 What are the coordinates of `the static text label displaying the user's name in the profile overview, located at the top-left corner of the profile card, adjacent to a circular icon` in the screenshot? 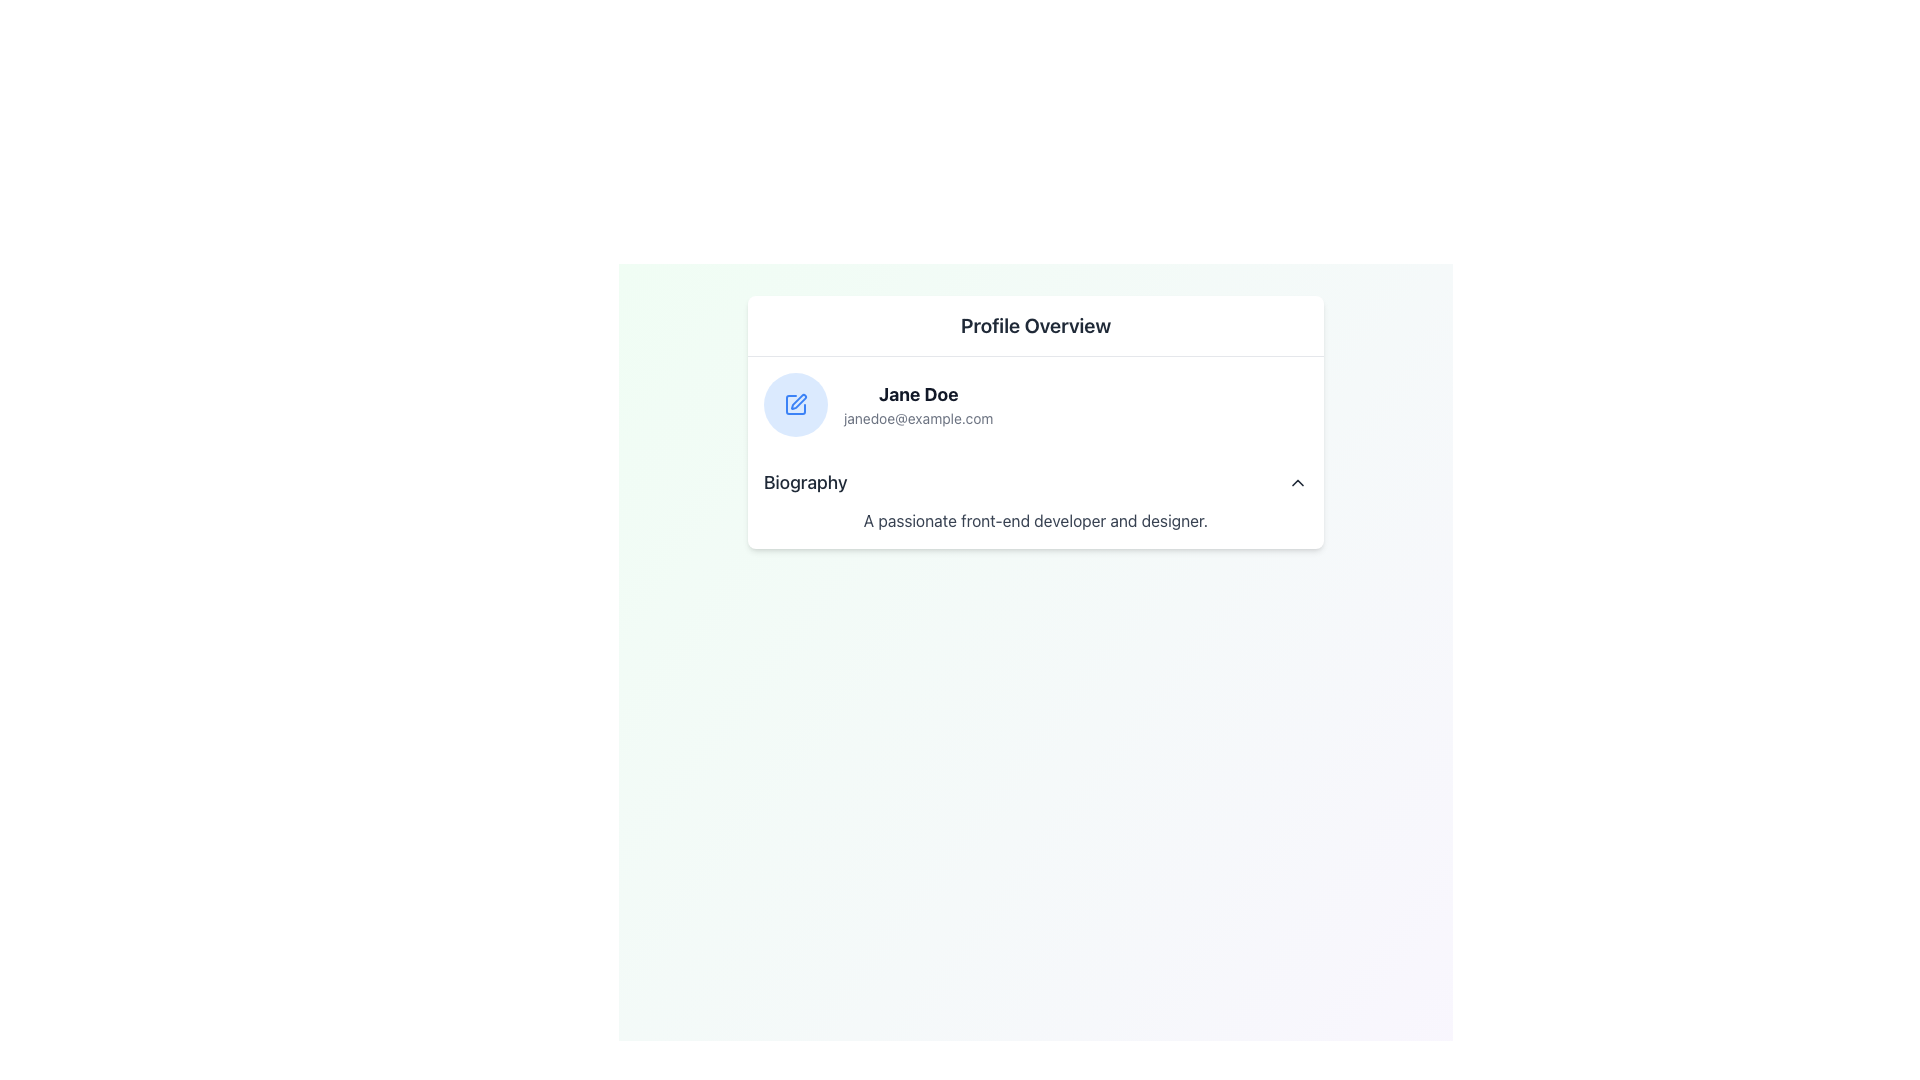 It's located at (917, 394).